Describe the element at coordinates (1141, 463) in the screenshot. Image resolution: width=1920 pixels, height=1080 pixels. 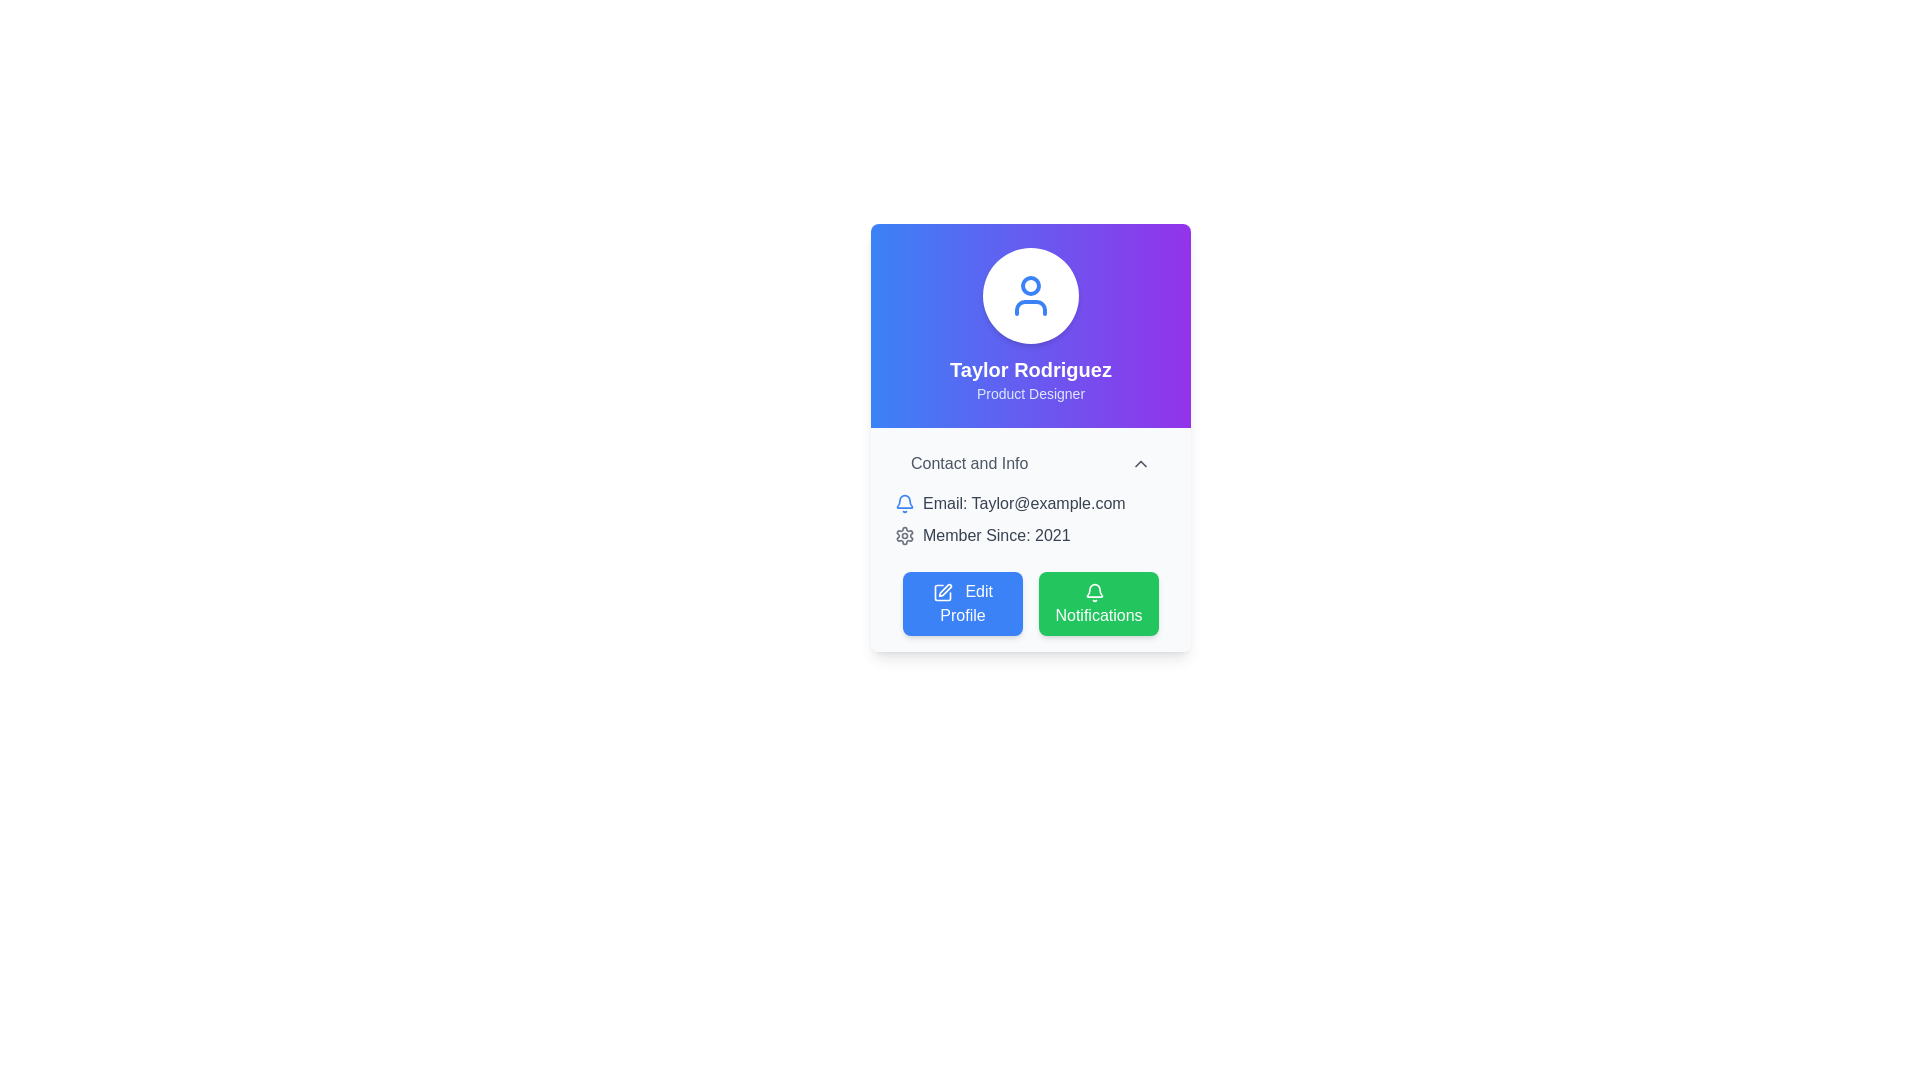
I see `the chevron icon located to the right of the 'Contact and Info' text` at that location.